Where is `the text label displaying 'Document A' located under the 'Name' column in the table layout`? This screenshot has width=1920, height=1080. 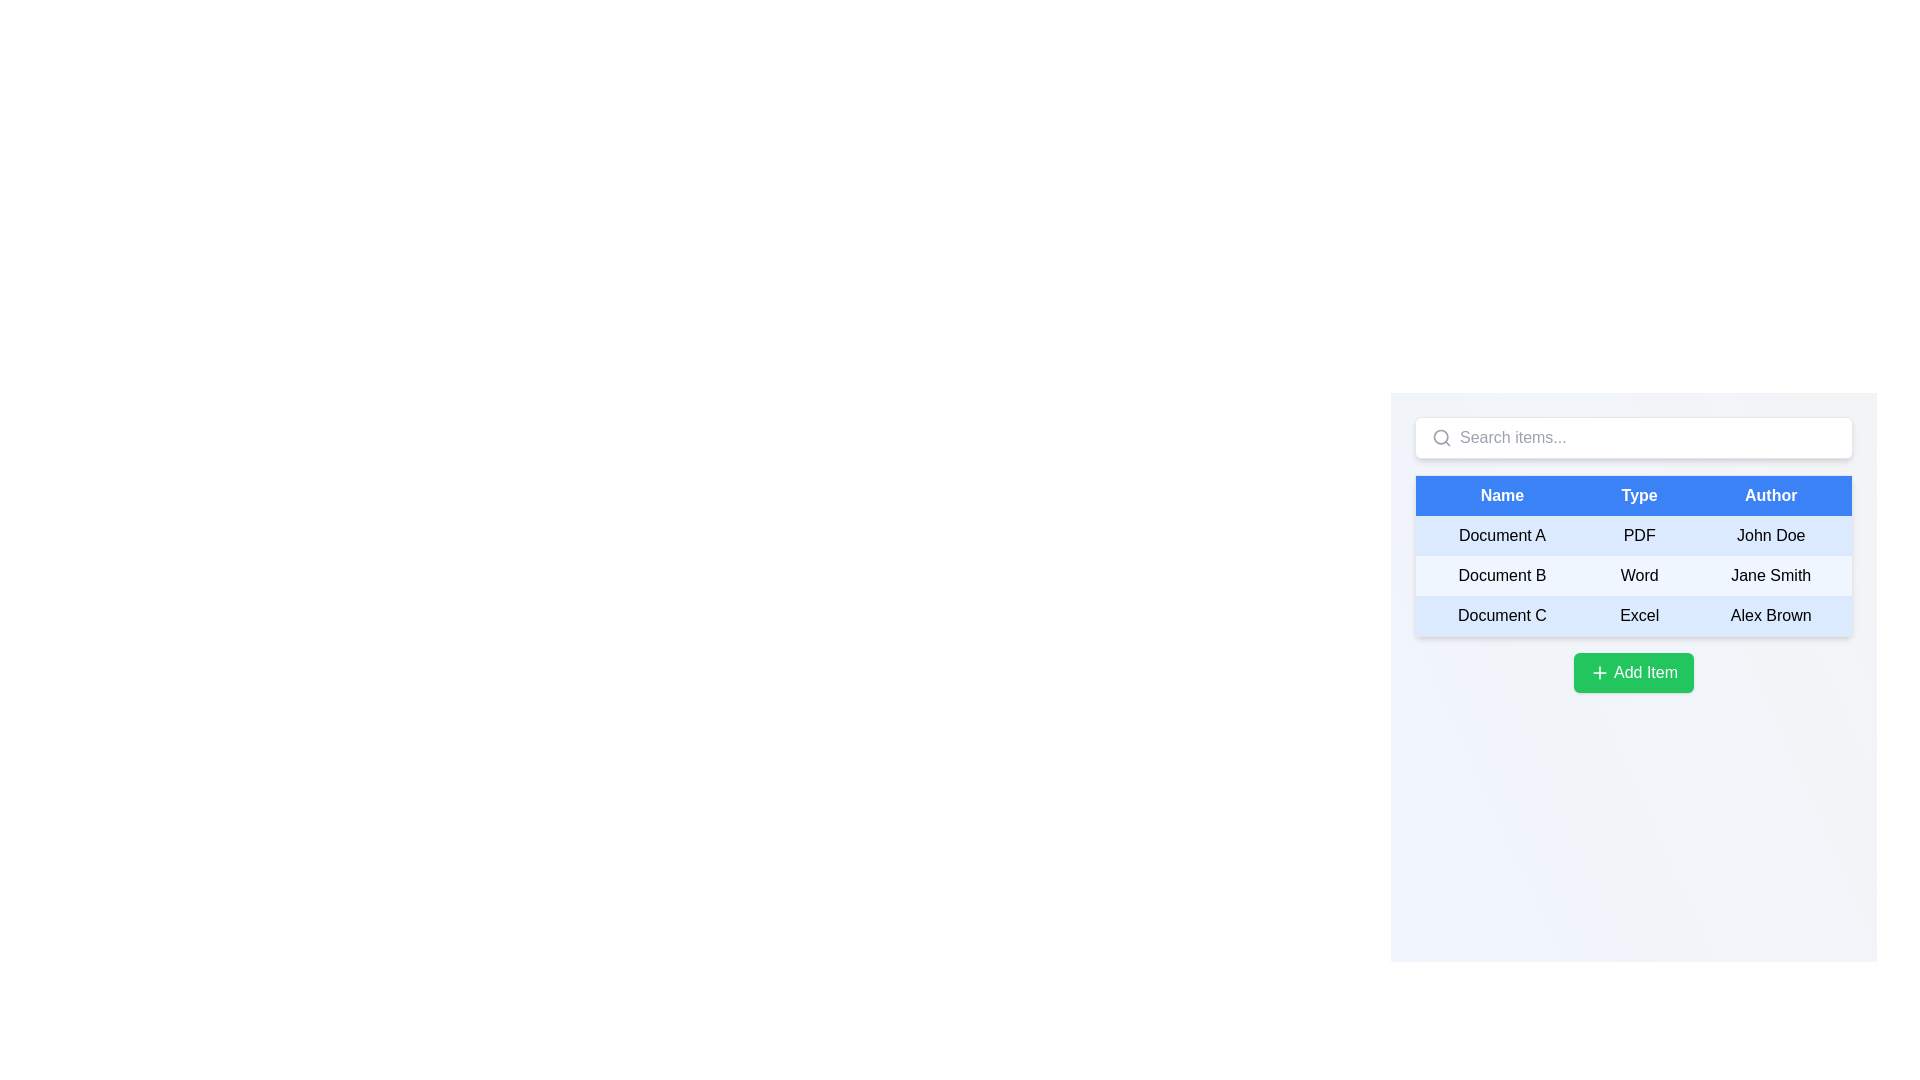 the text label displaying 'Document A' located under the 'Name' column in the table layout is located at coordinates (1502, 535).